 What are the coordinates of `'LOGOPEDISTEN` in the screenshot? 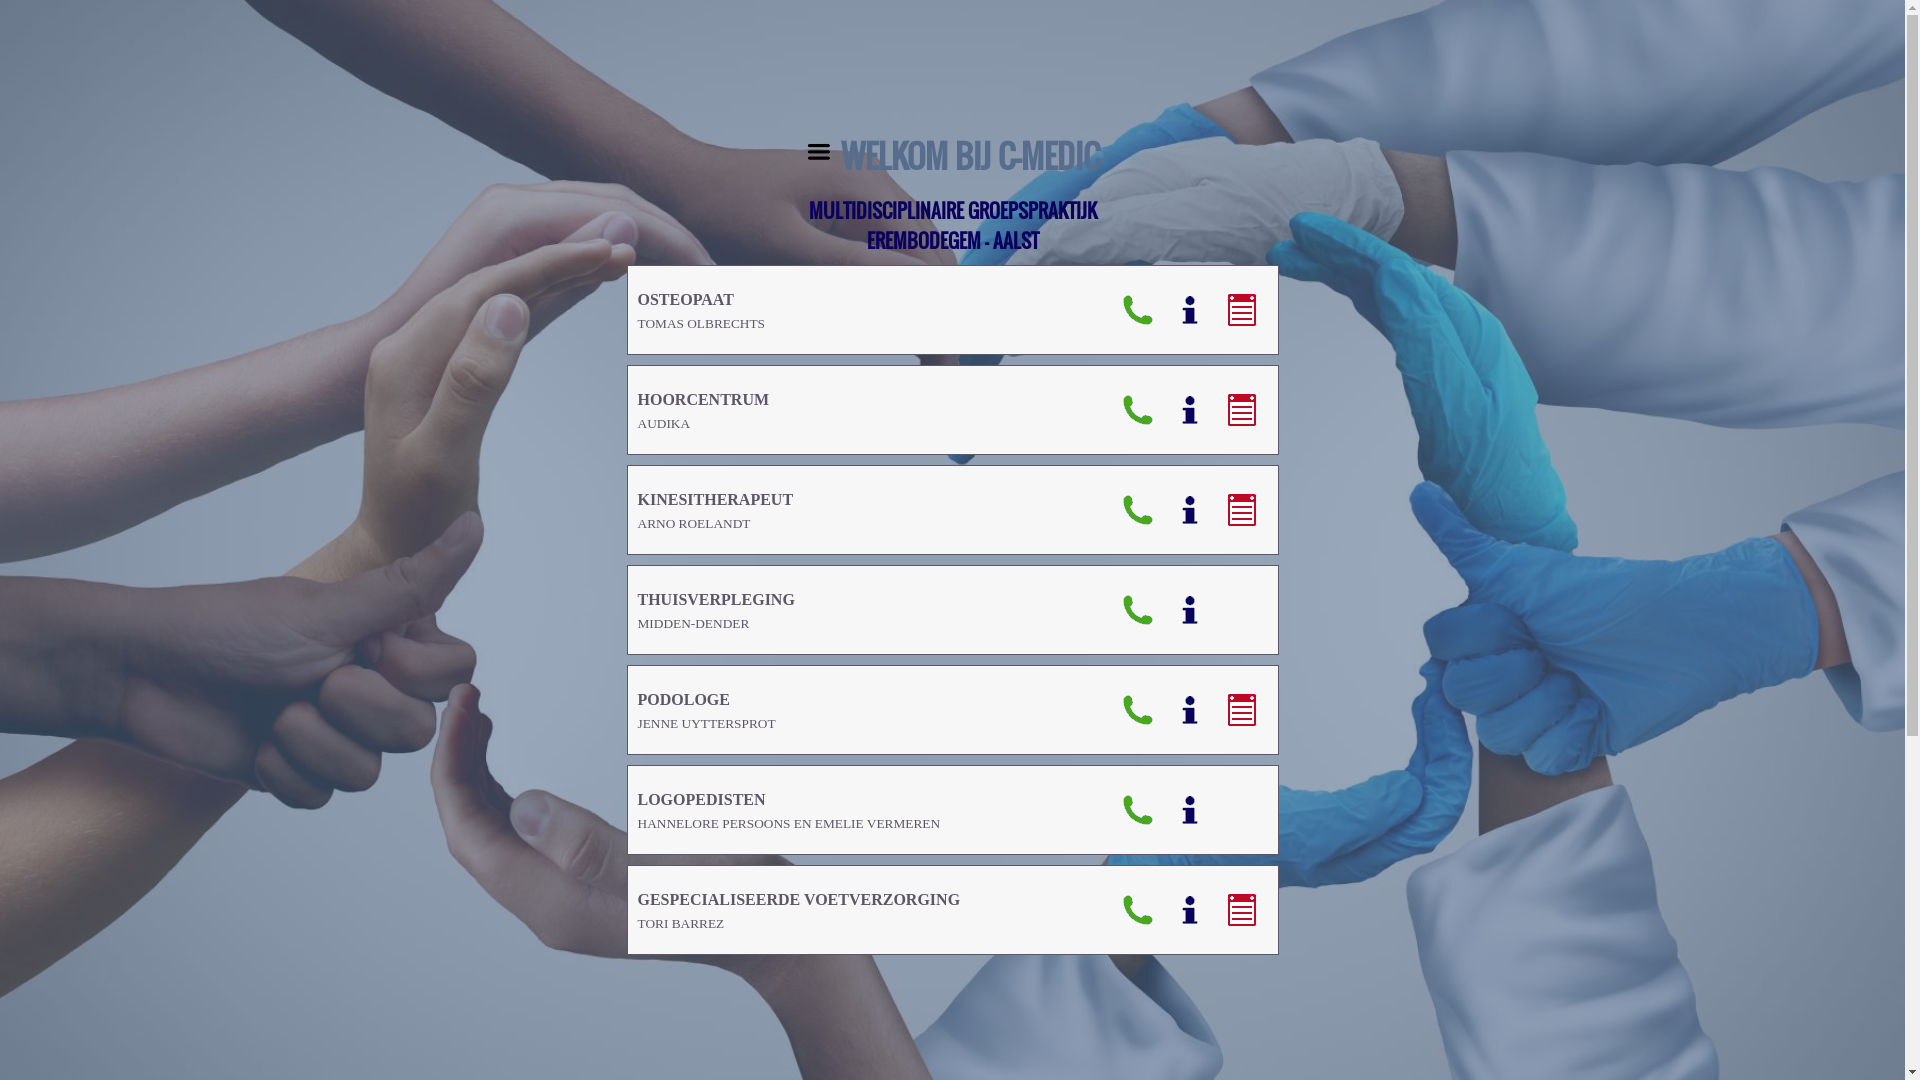 It's located at (788, 810).